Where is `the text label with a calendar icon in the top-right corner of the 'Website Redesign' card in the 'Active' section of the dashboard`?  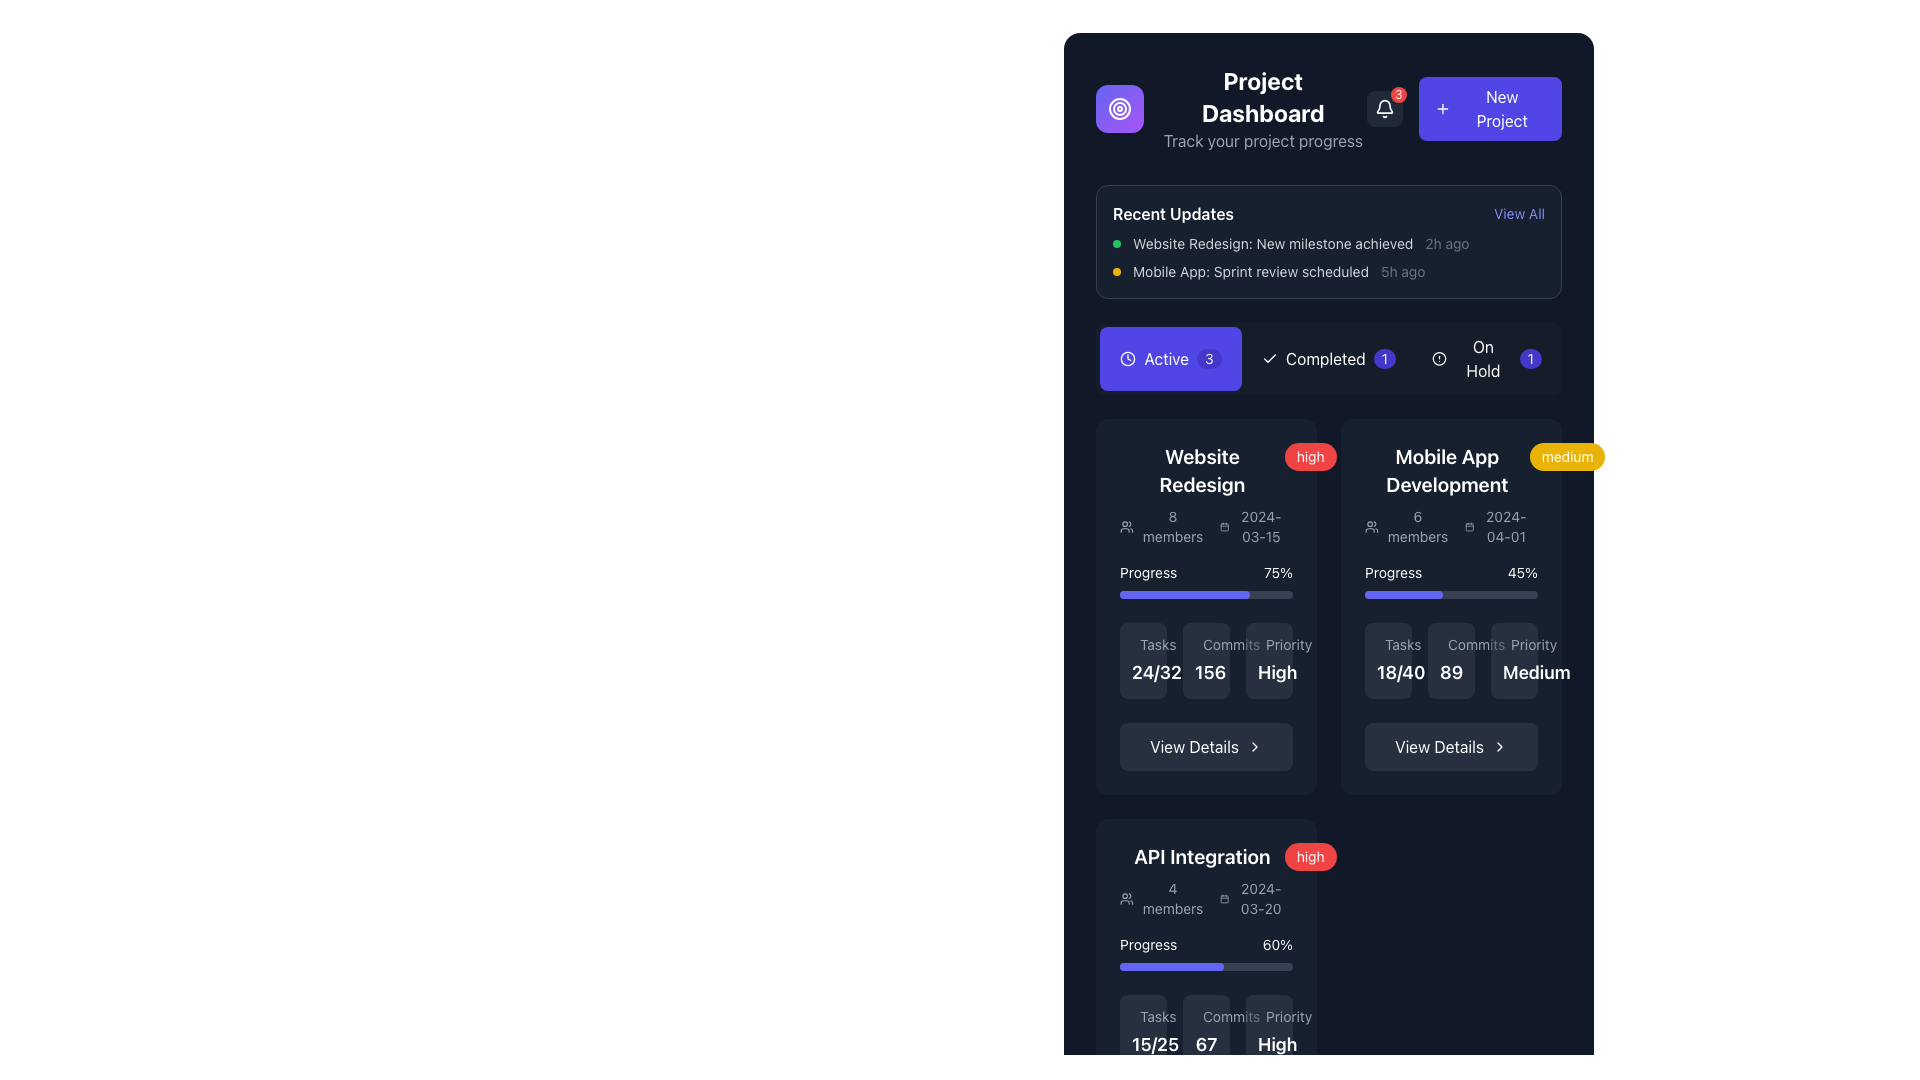 the text label with a calendar icon in the top-right corner of the 'Website Redesign' card in the 'Active' section of the dashboard is located at coordinates (1251, 526).